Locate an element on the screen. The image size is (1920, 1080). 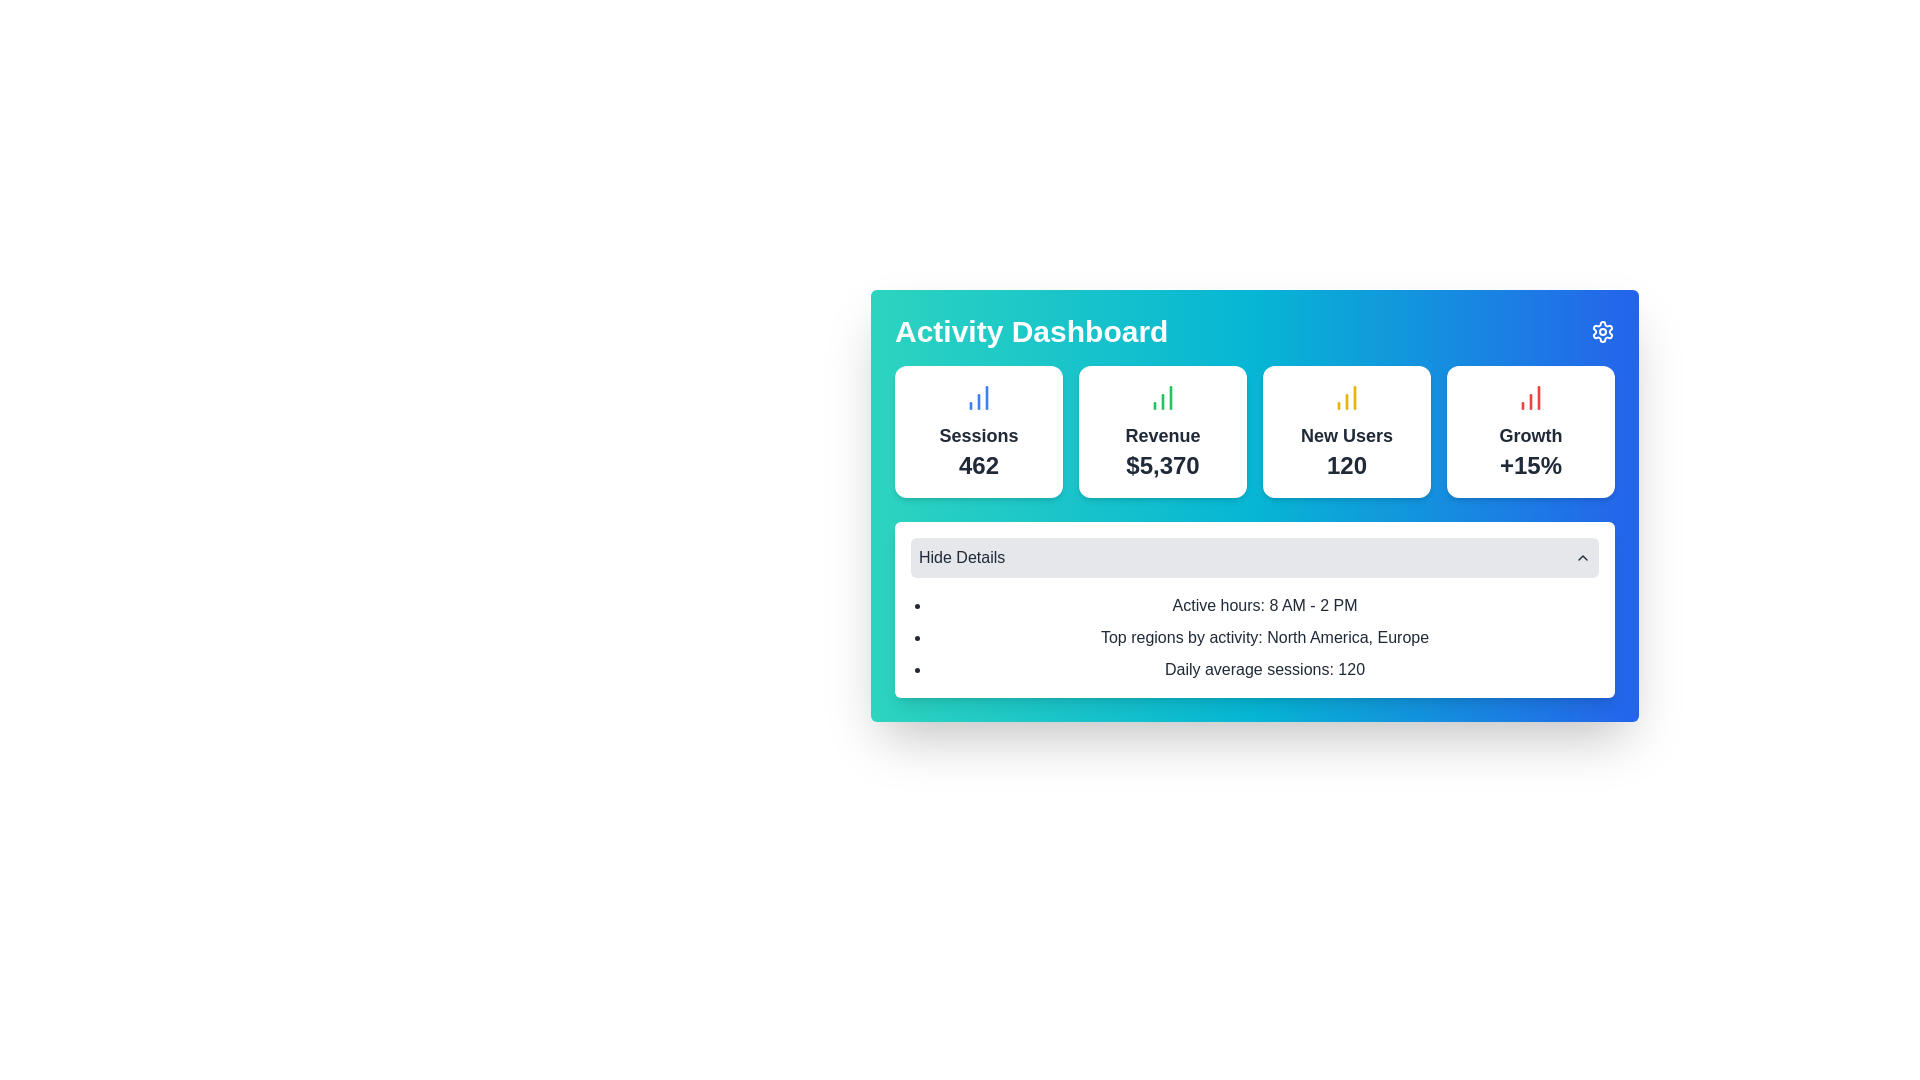
the purpose of the 'Hide Details' label, which is likely to toggle or indicate the collapse of additional information is located at coordinates (962, 558).